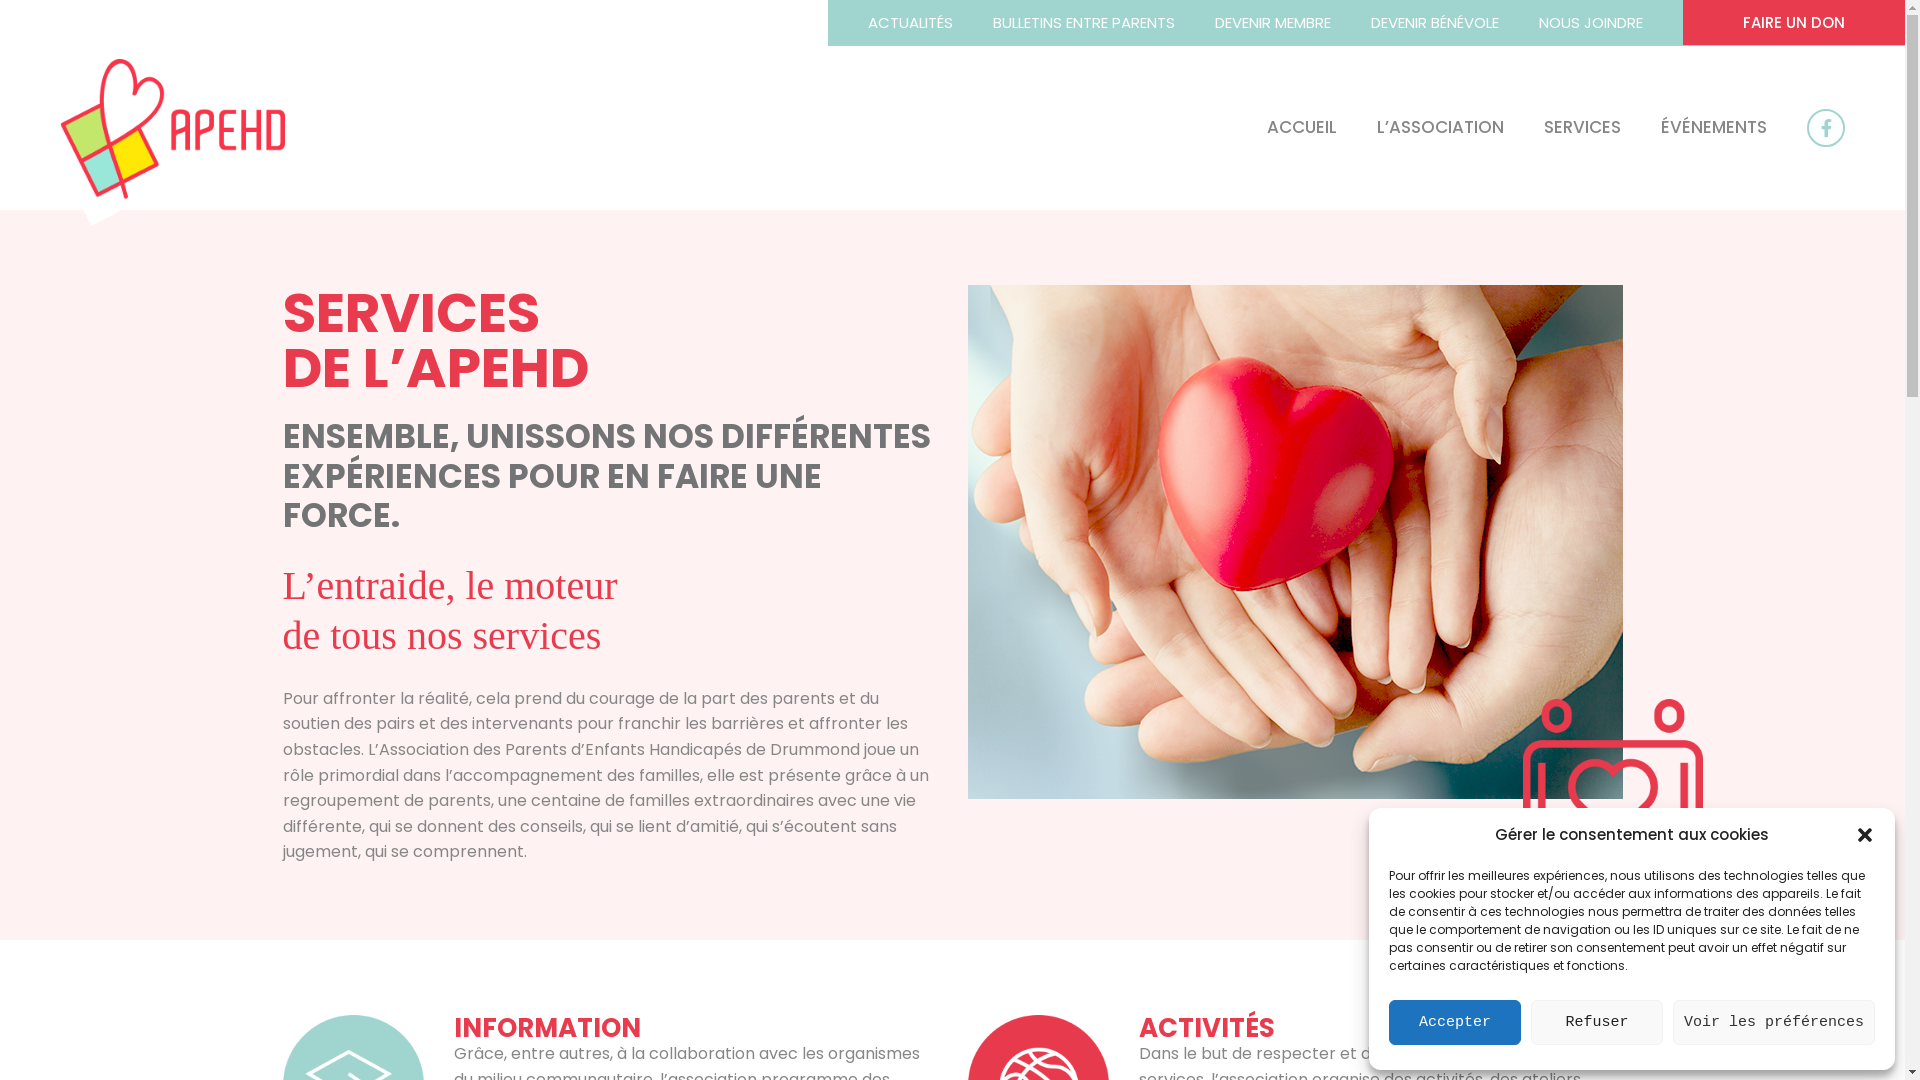 Image resolution: width=1920 pixels, height=1080 pixels. What do you see at coordinates (1518, 22) in the screenshot?
I see `'NOUS JOINDRE'` at bounding box center [1518, 22].